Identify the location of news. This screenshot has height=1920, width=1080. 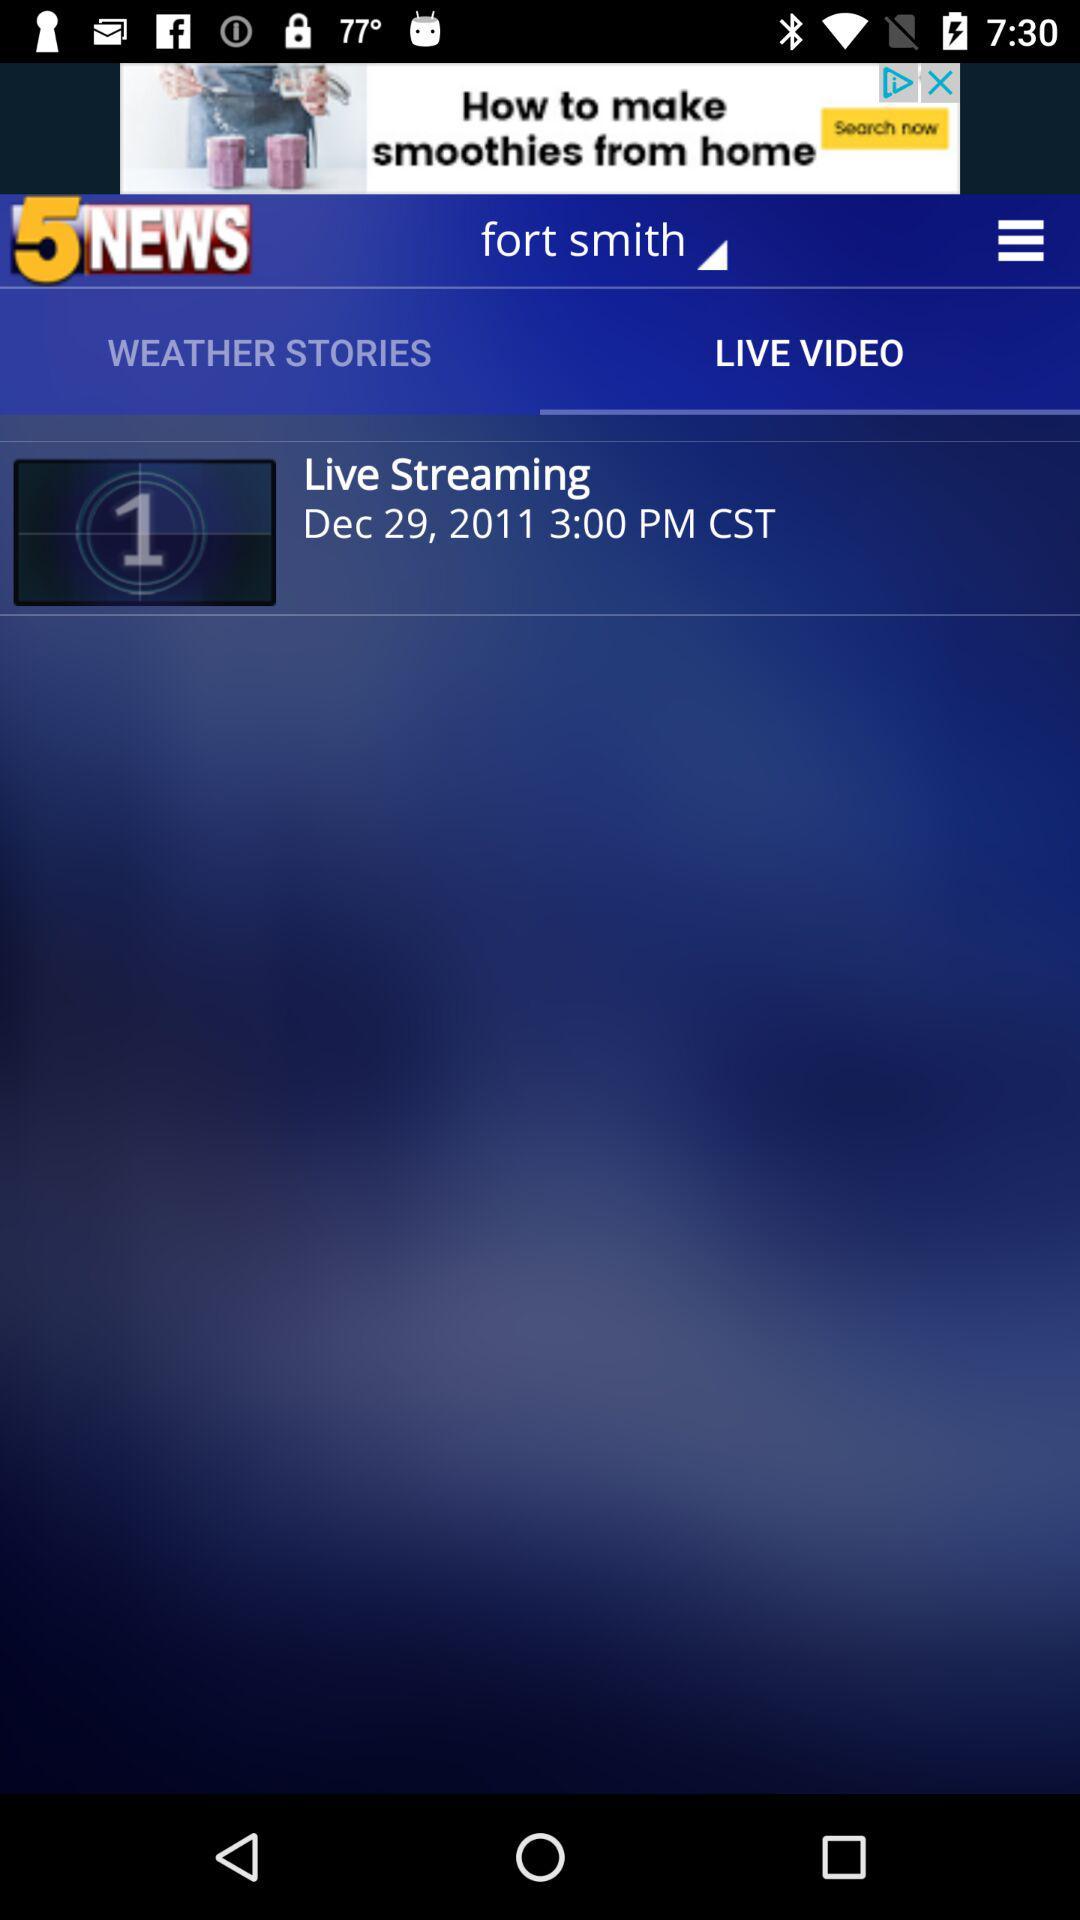
(131, 240).